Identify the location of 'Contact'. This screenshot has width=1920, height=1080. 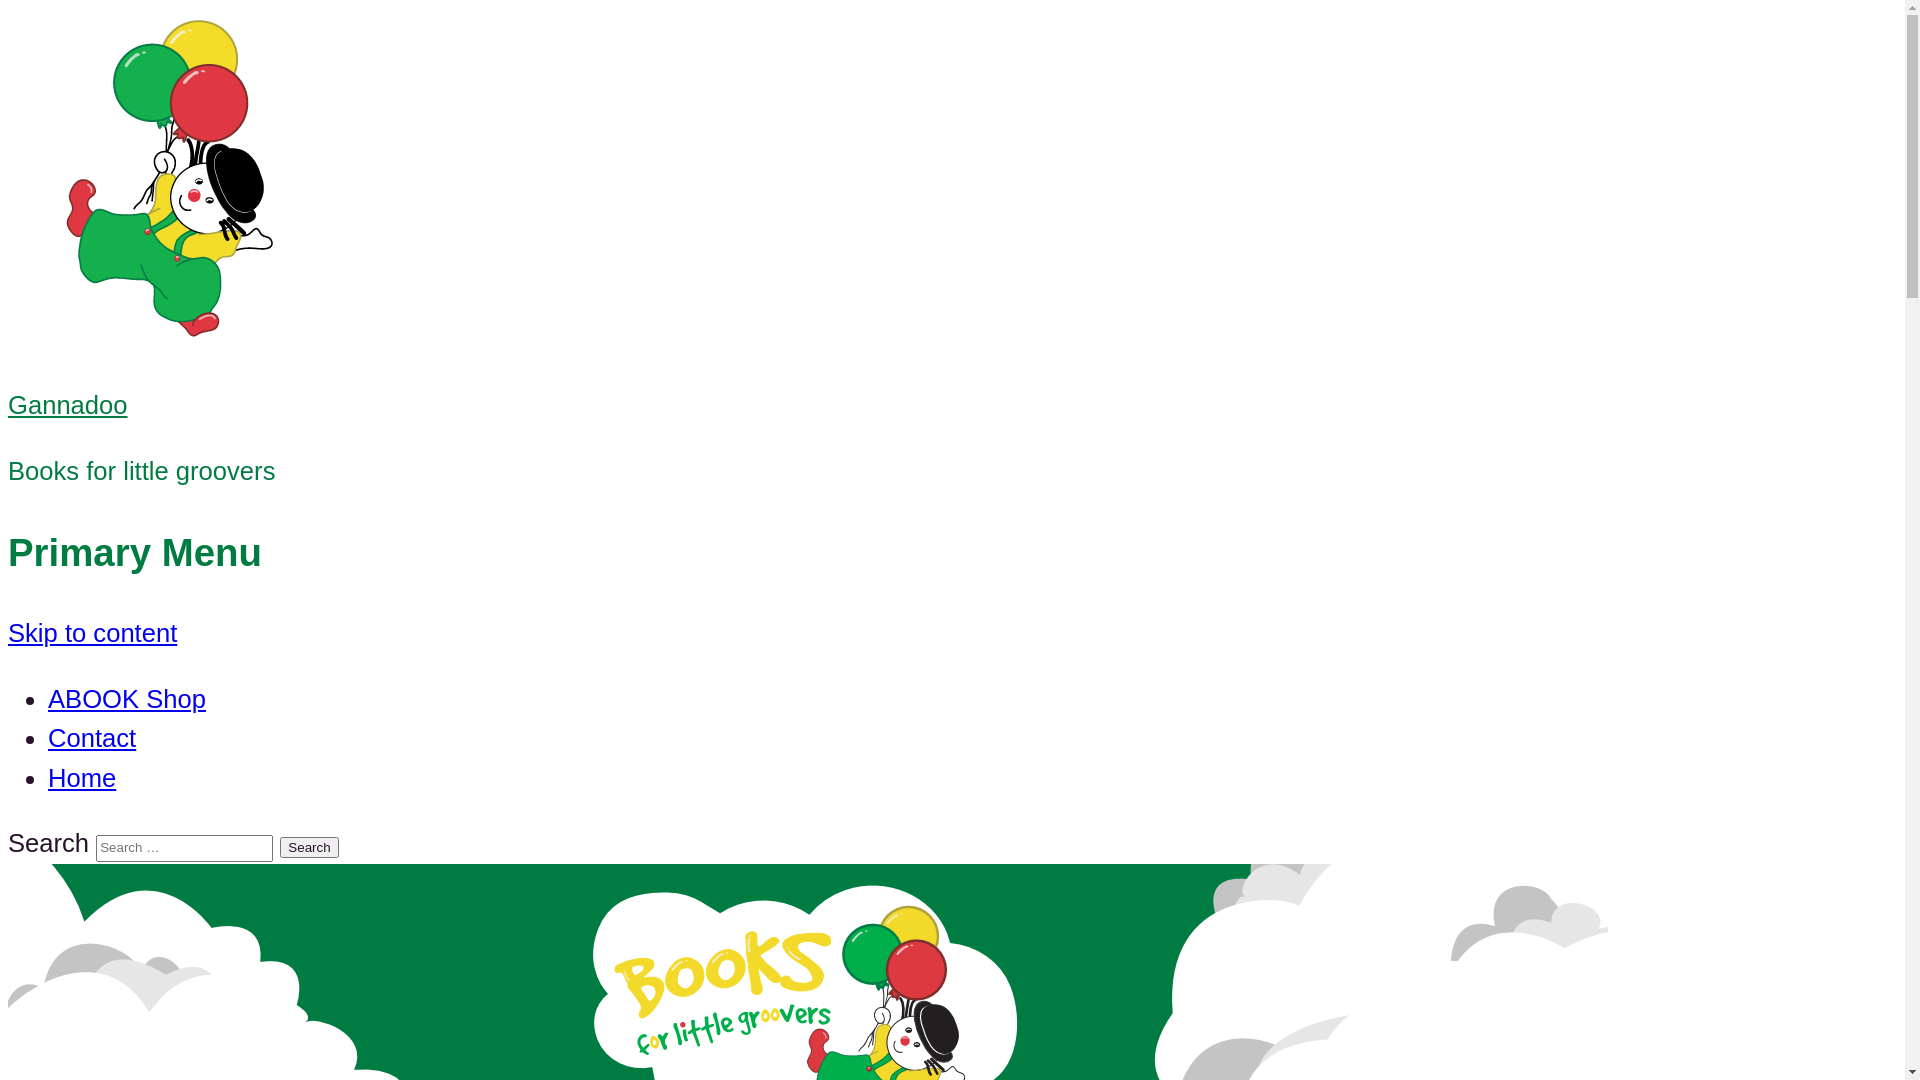
(90, 737).